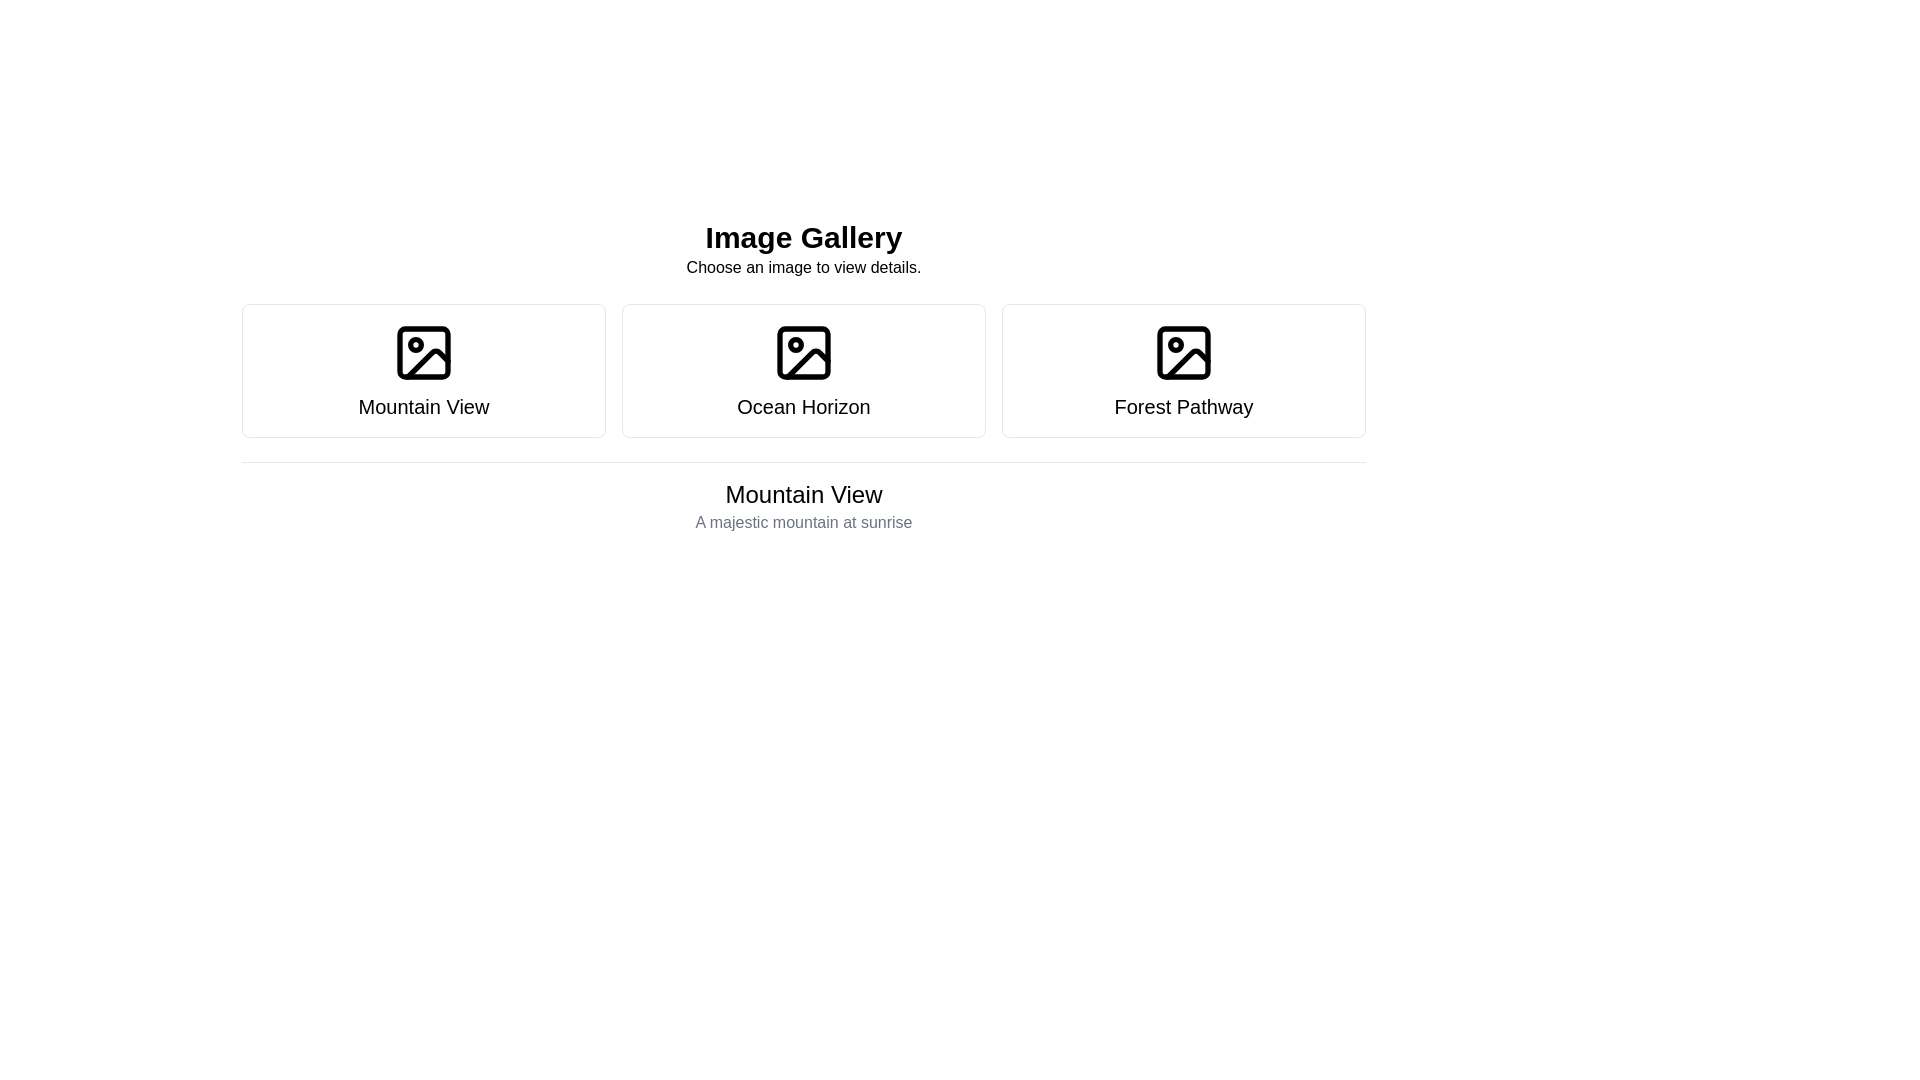 This screenshot has width=1920, height=1080. What do you see at coordinates (804, 504) in the screenshot?
I see `the text element titled 'Mountain View'` at bounding box center [804, 504].